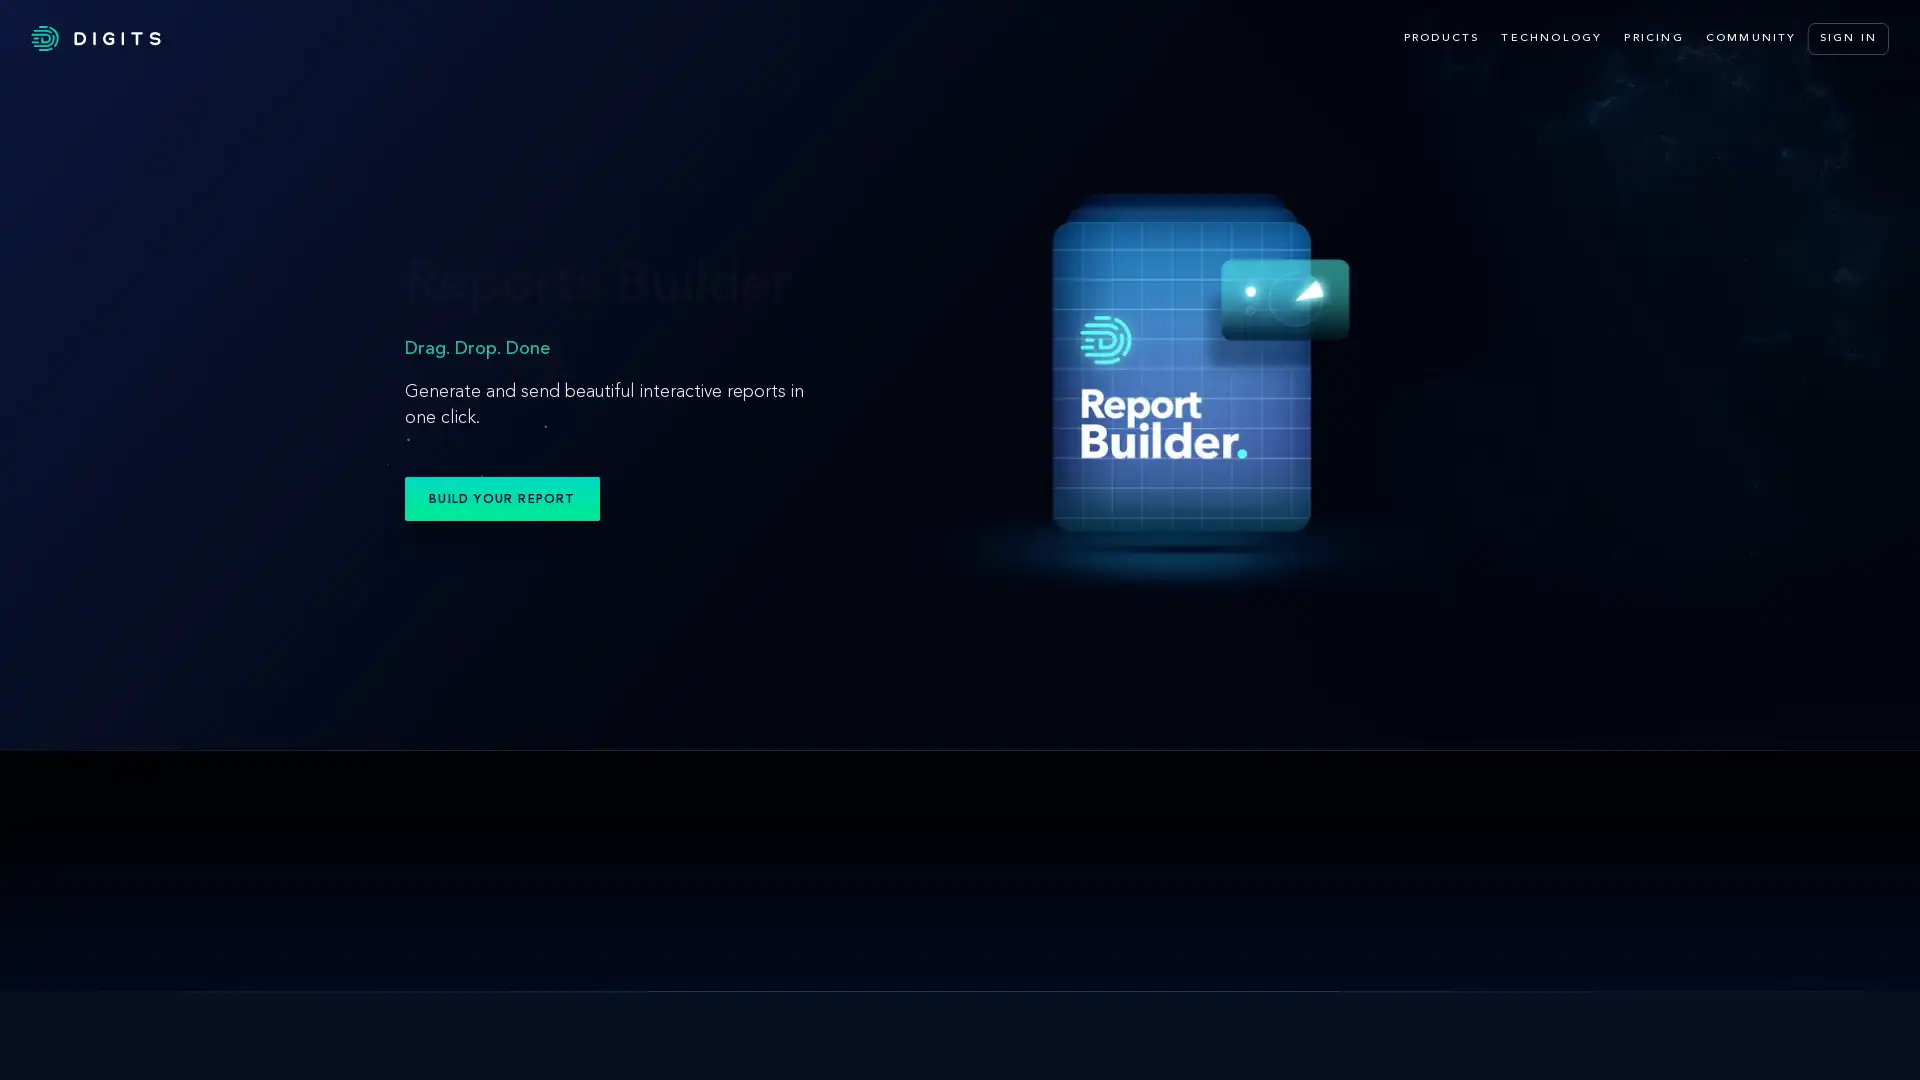  What do you see at coordinates (1200, 623) in the screenshot?
I see `Digits Boost` at bounding box center [1200, 623].